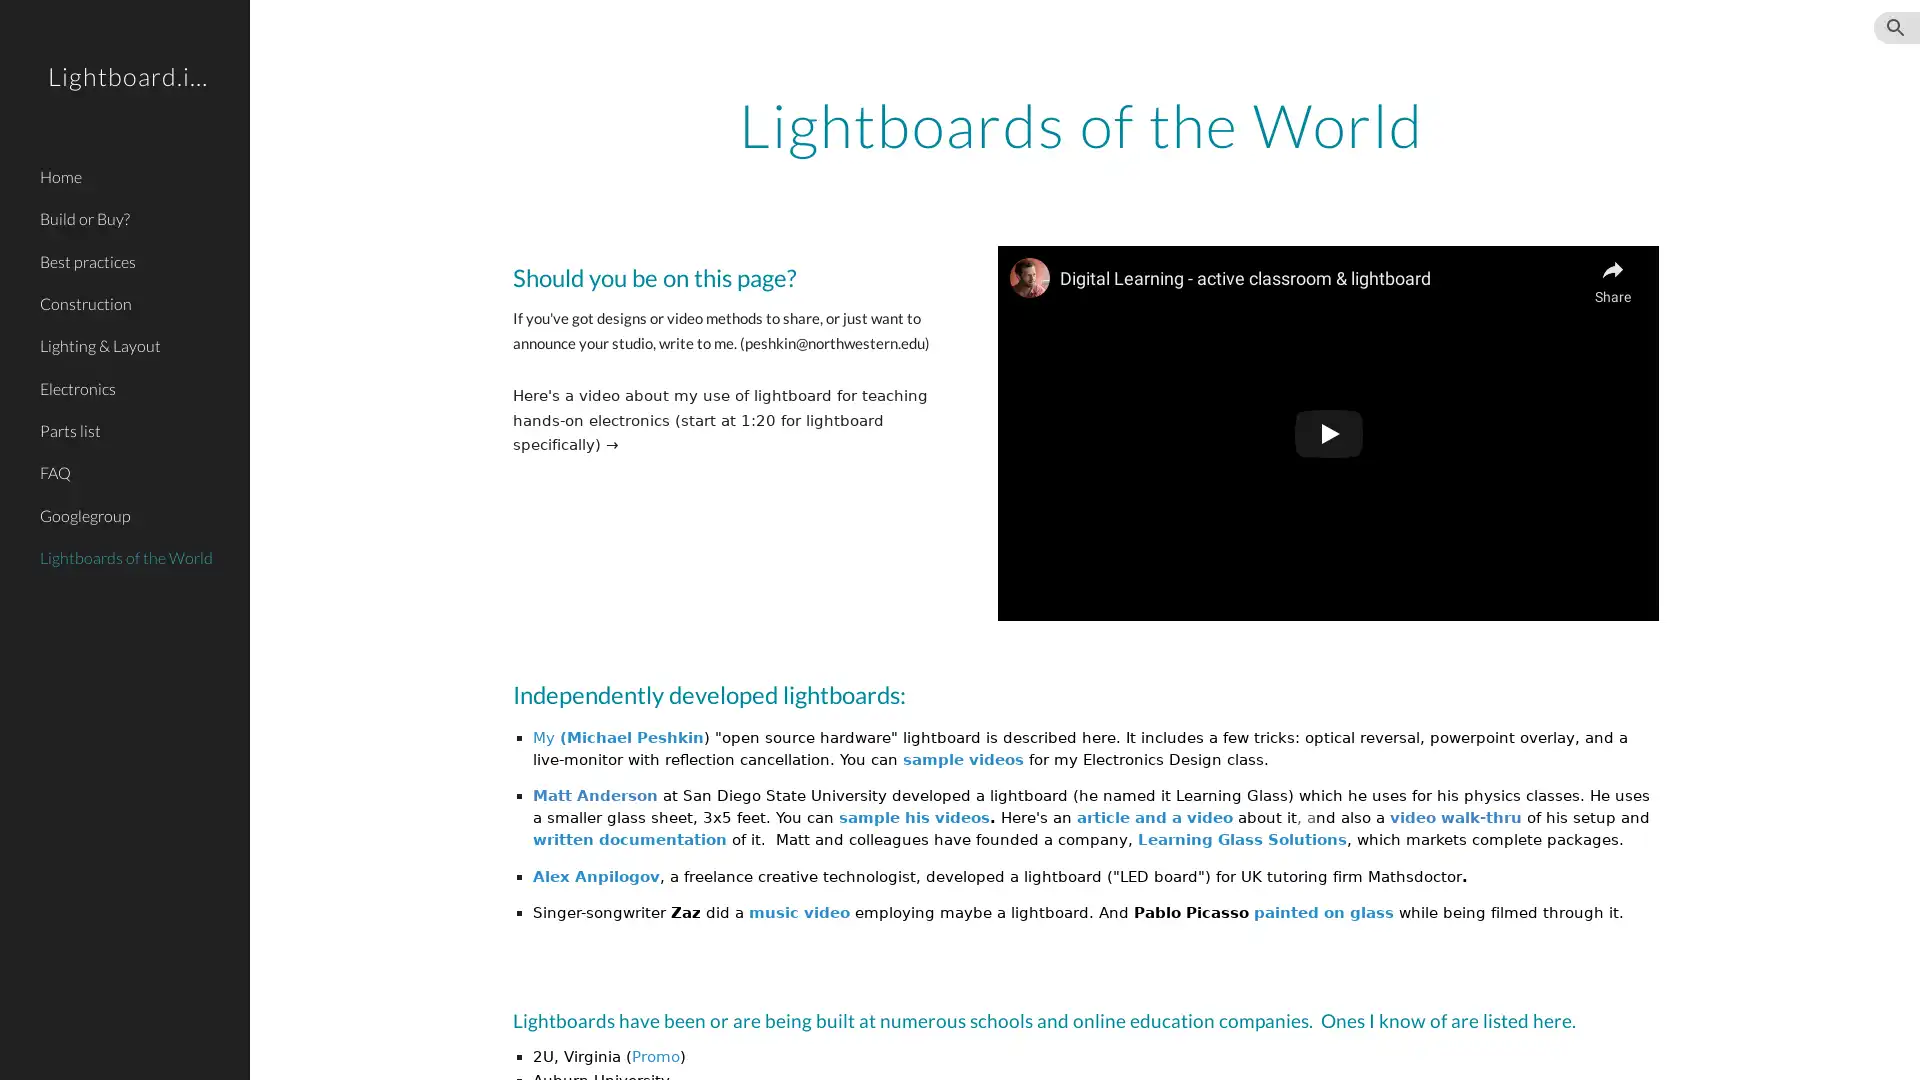  What do you see at coordinates (491, 1044) in the screenshot?
I see `Report abuse` at bounding box center [491, 1044].